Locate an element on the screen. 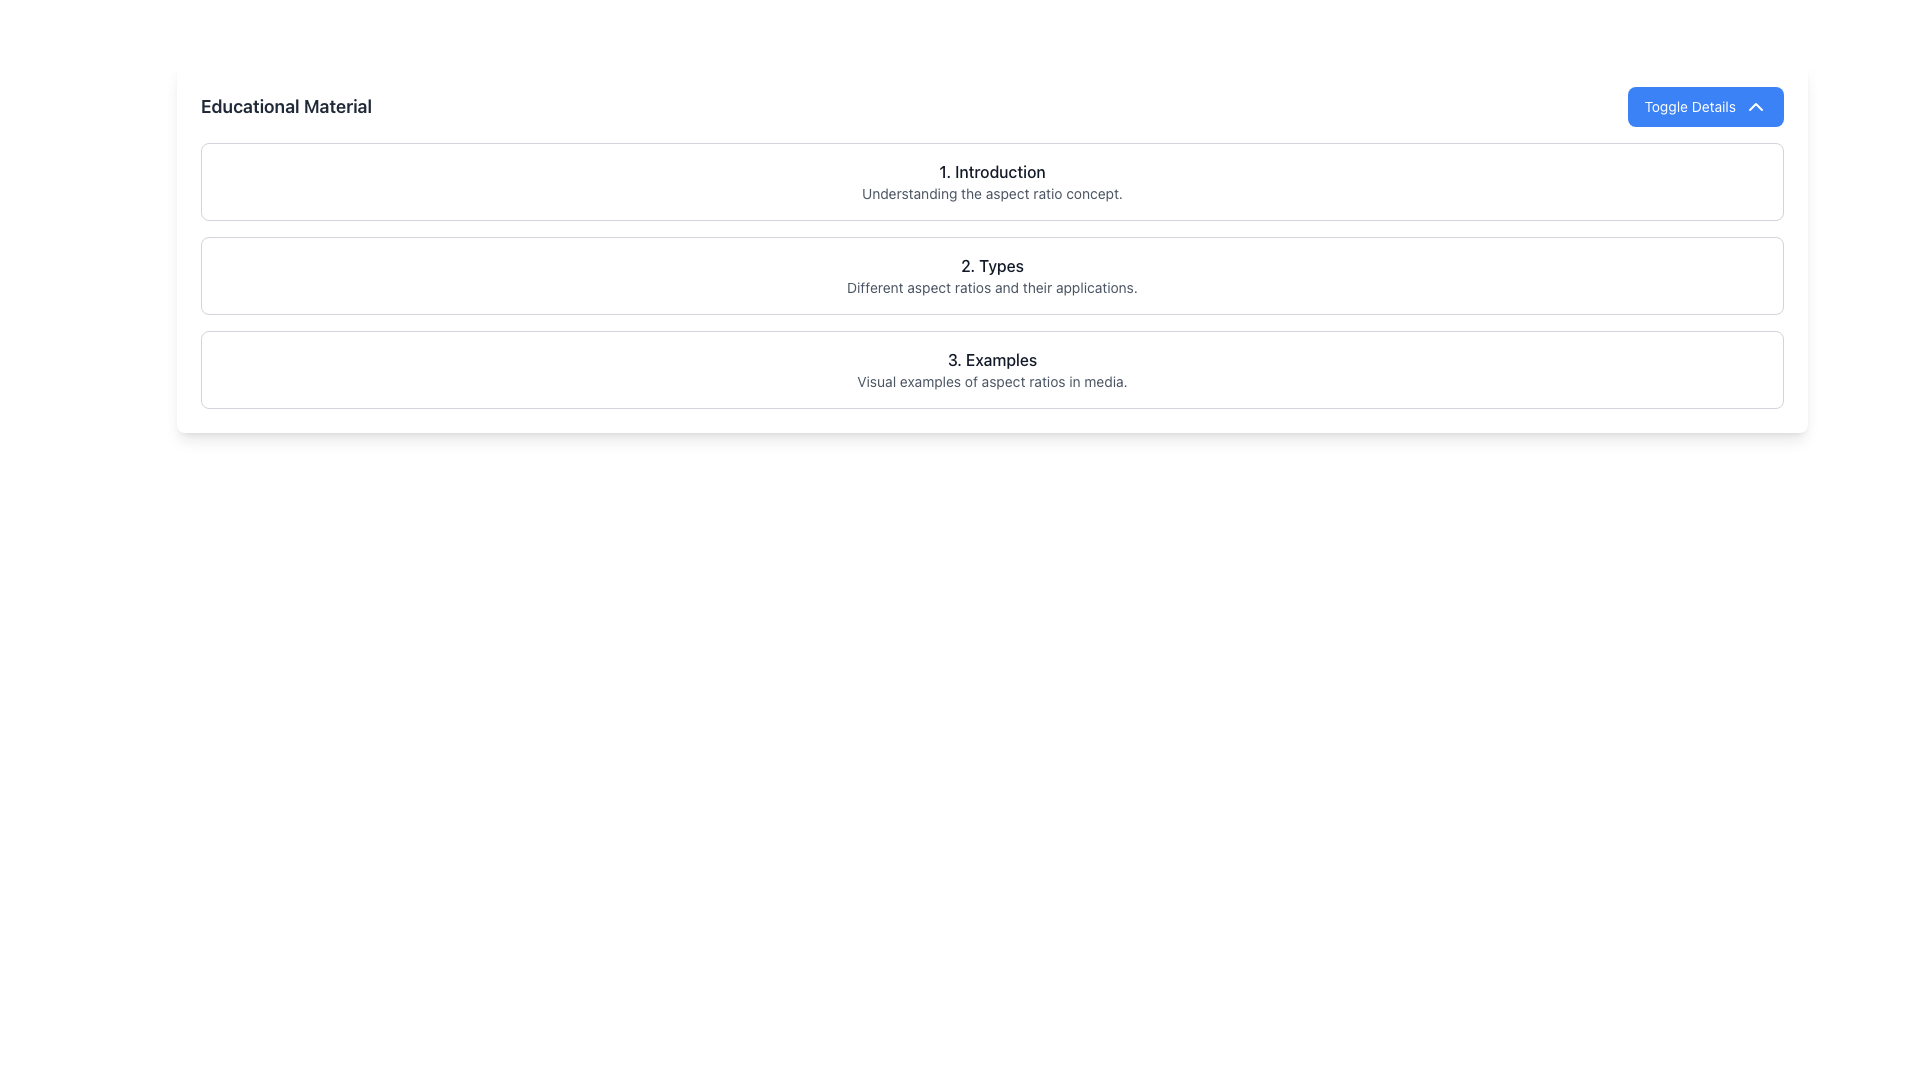 This screenshot has height=1080, width=1920. the first informational block at the top of the list, which presents a title and brief description related to its topic is located at coordinates (992, 181).